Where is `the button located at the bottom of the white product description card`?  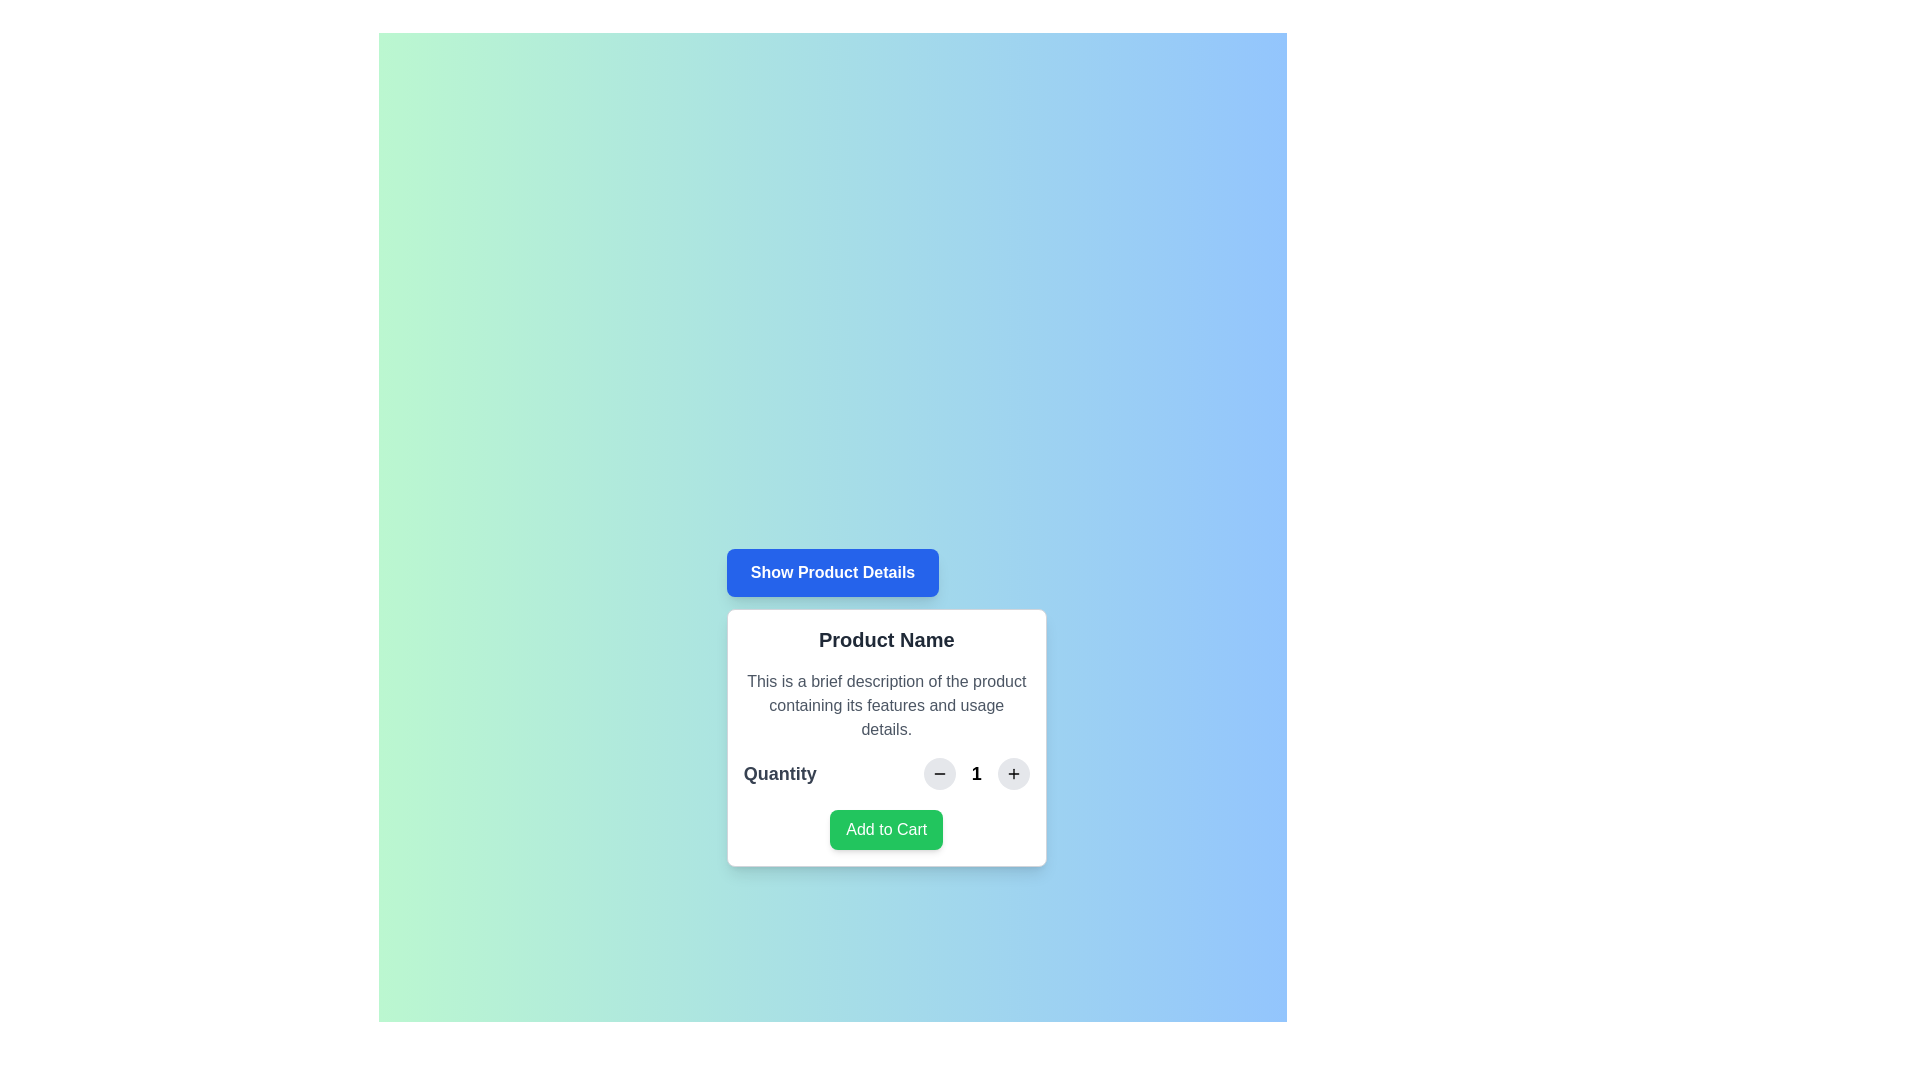
the button located at the bottom of the white product description card is located at coordinates (885, 829).